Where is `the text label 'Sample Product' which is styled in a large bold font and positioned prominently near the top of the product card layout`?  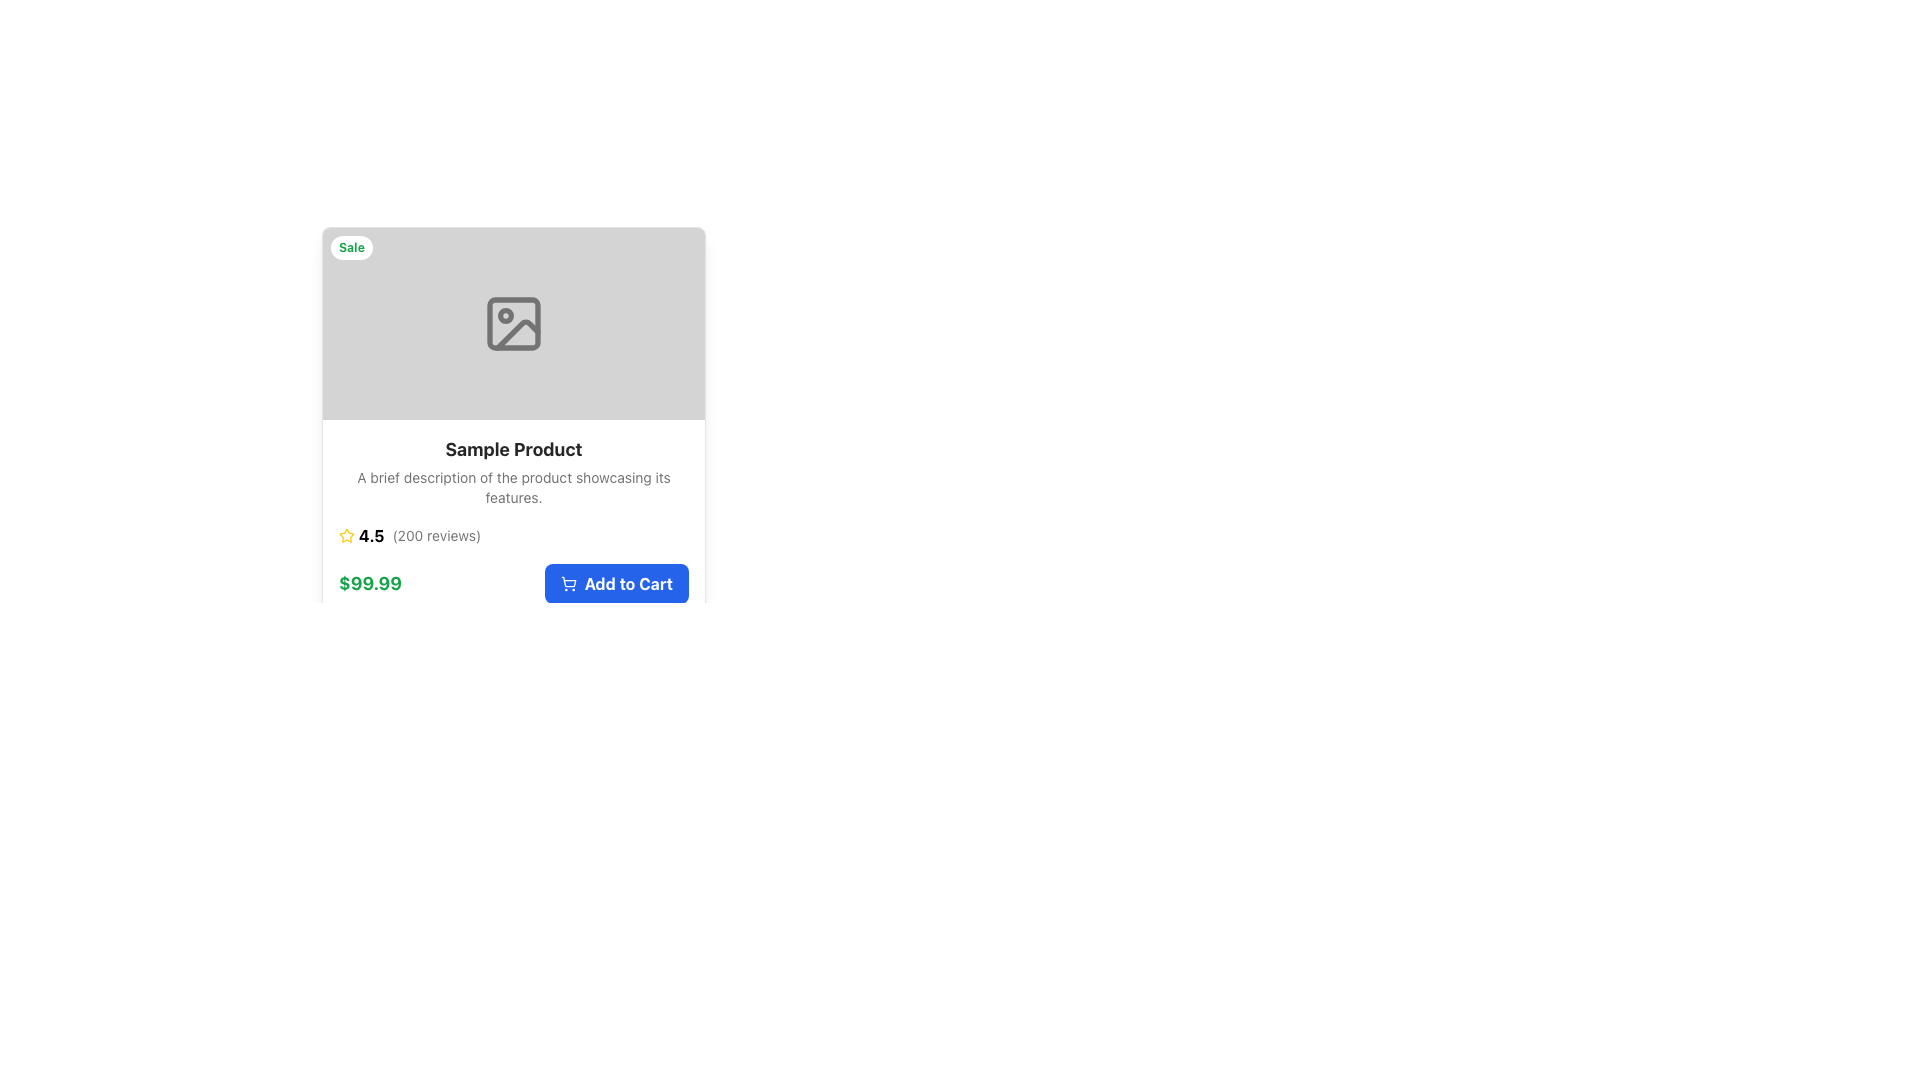
the text label 'Sample Product' which is styled in a large bold font and positioned prominently near the top of the product card layout is located at coordinates (513, 450).